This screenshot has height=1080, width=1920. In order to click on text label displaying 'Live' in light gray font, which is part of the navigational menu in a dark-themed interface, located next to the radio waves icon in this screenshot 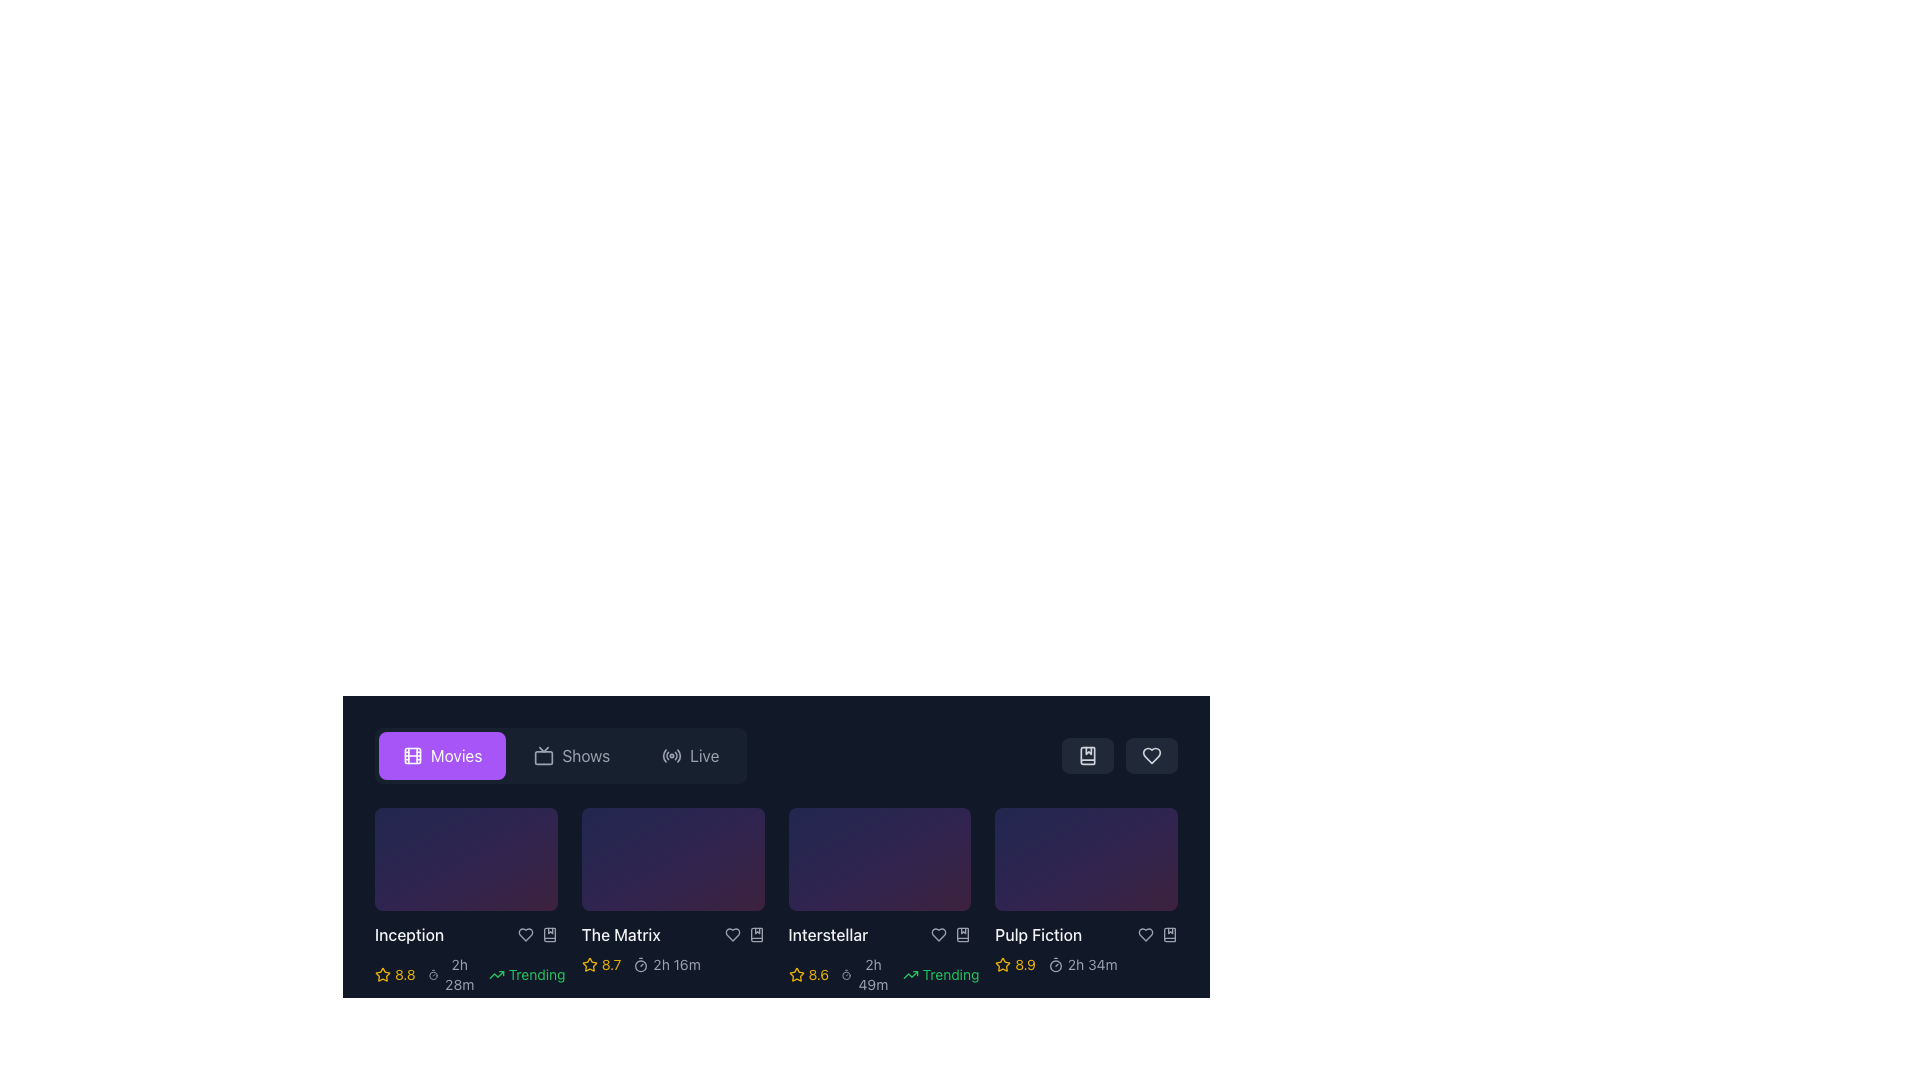, I will do `click(704, 756)`.